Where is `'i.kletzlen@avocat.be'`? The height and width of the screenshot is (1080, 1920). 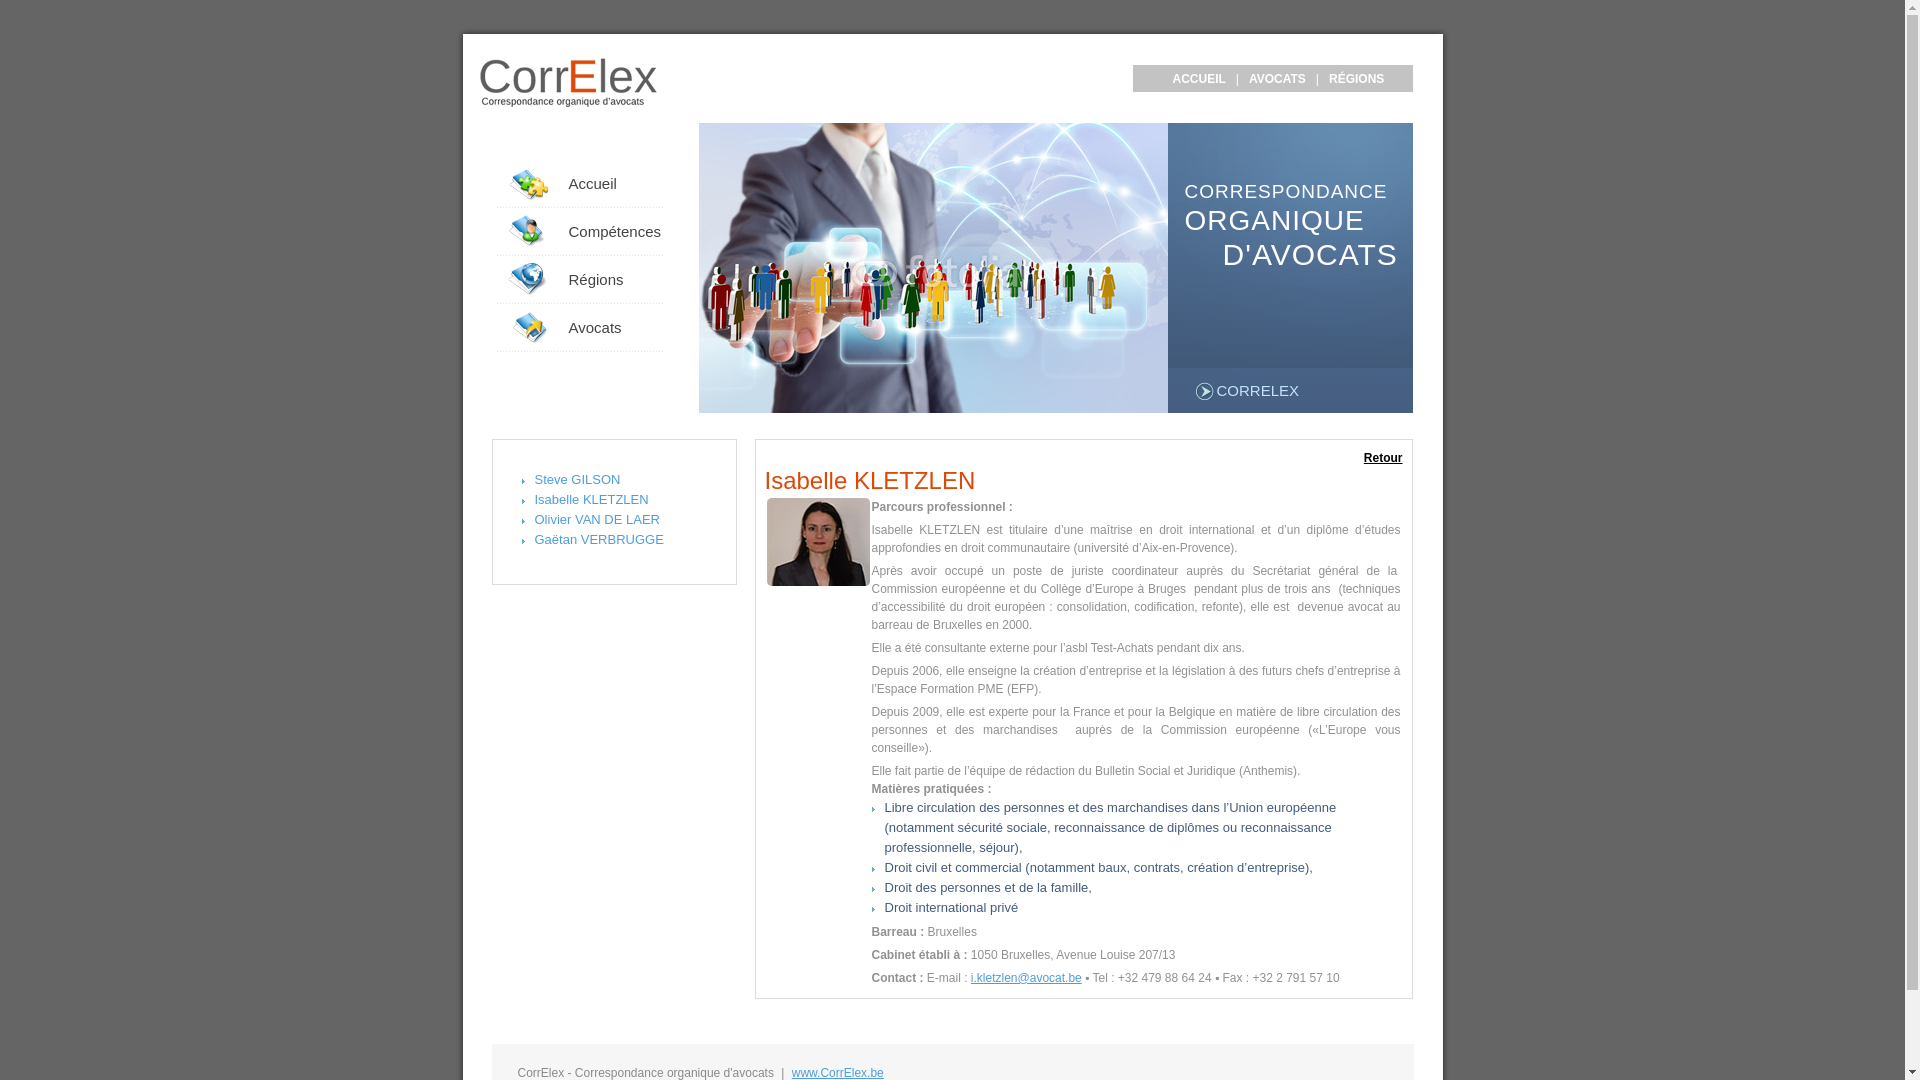
'i.kletzlen@avocat.be' is located at coordinates (1026, 977).